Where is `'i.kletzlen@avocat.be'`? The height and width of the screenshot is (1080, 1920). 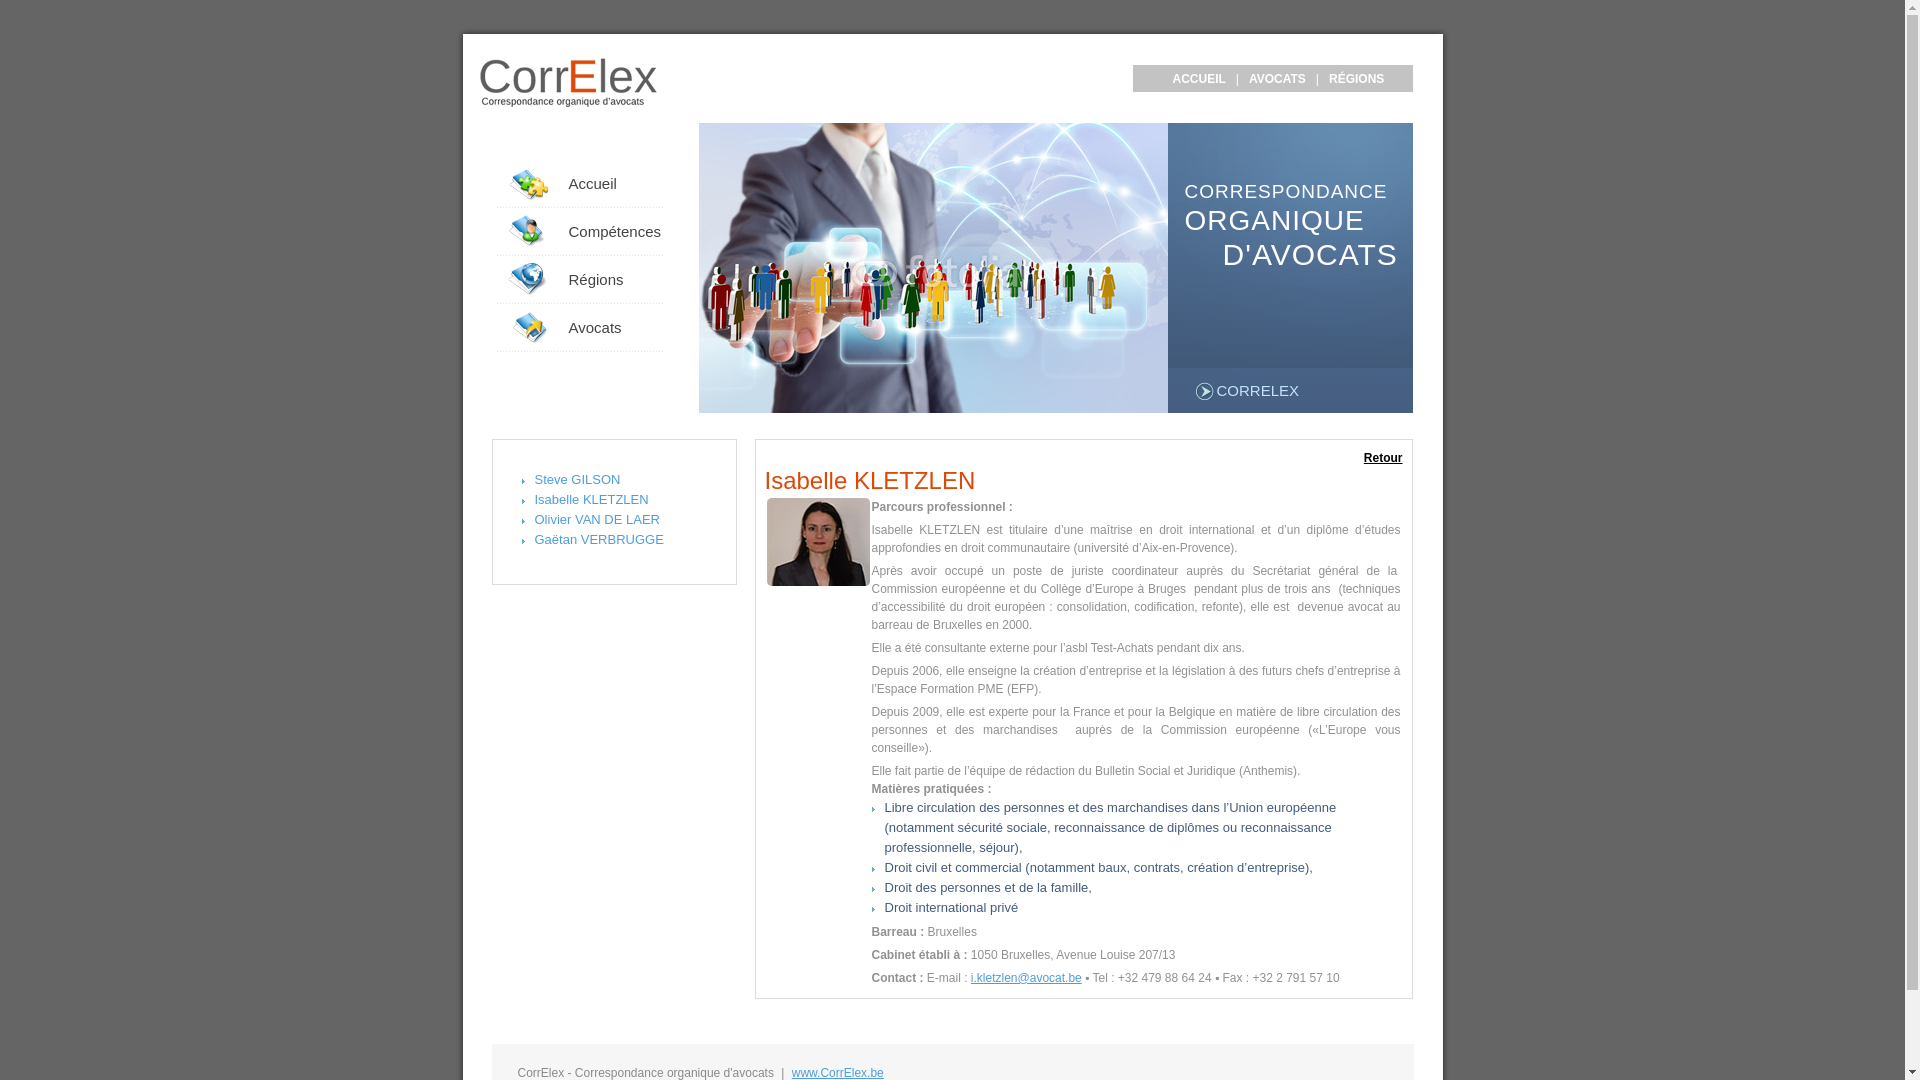
'i.kletzlen@avocat.be' is located at coordinates (1026, 977).